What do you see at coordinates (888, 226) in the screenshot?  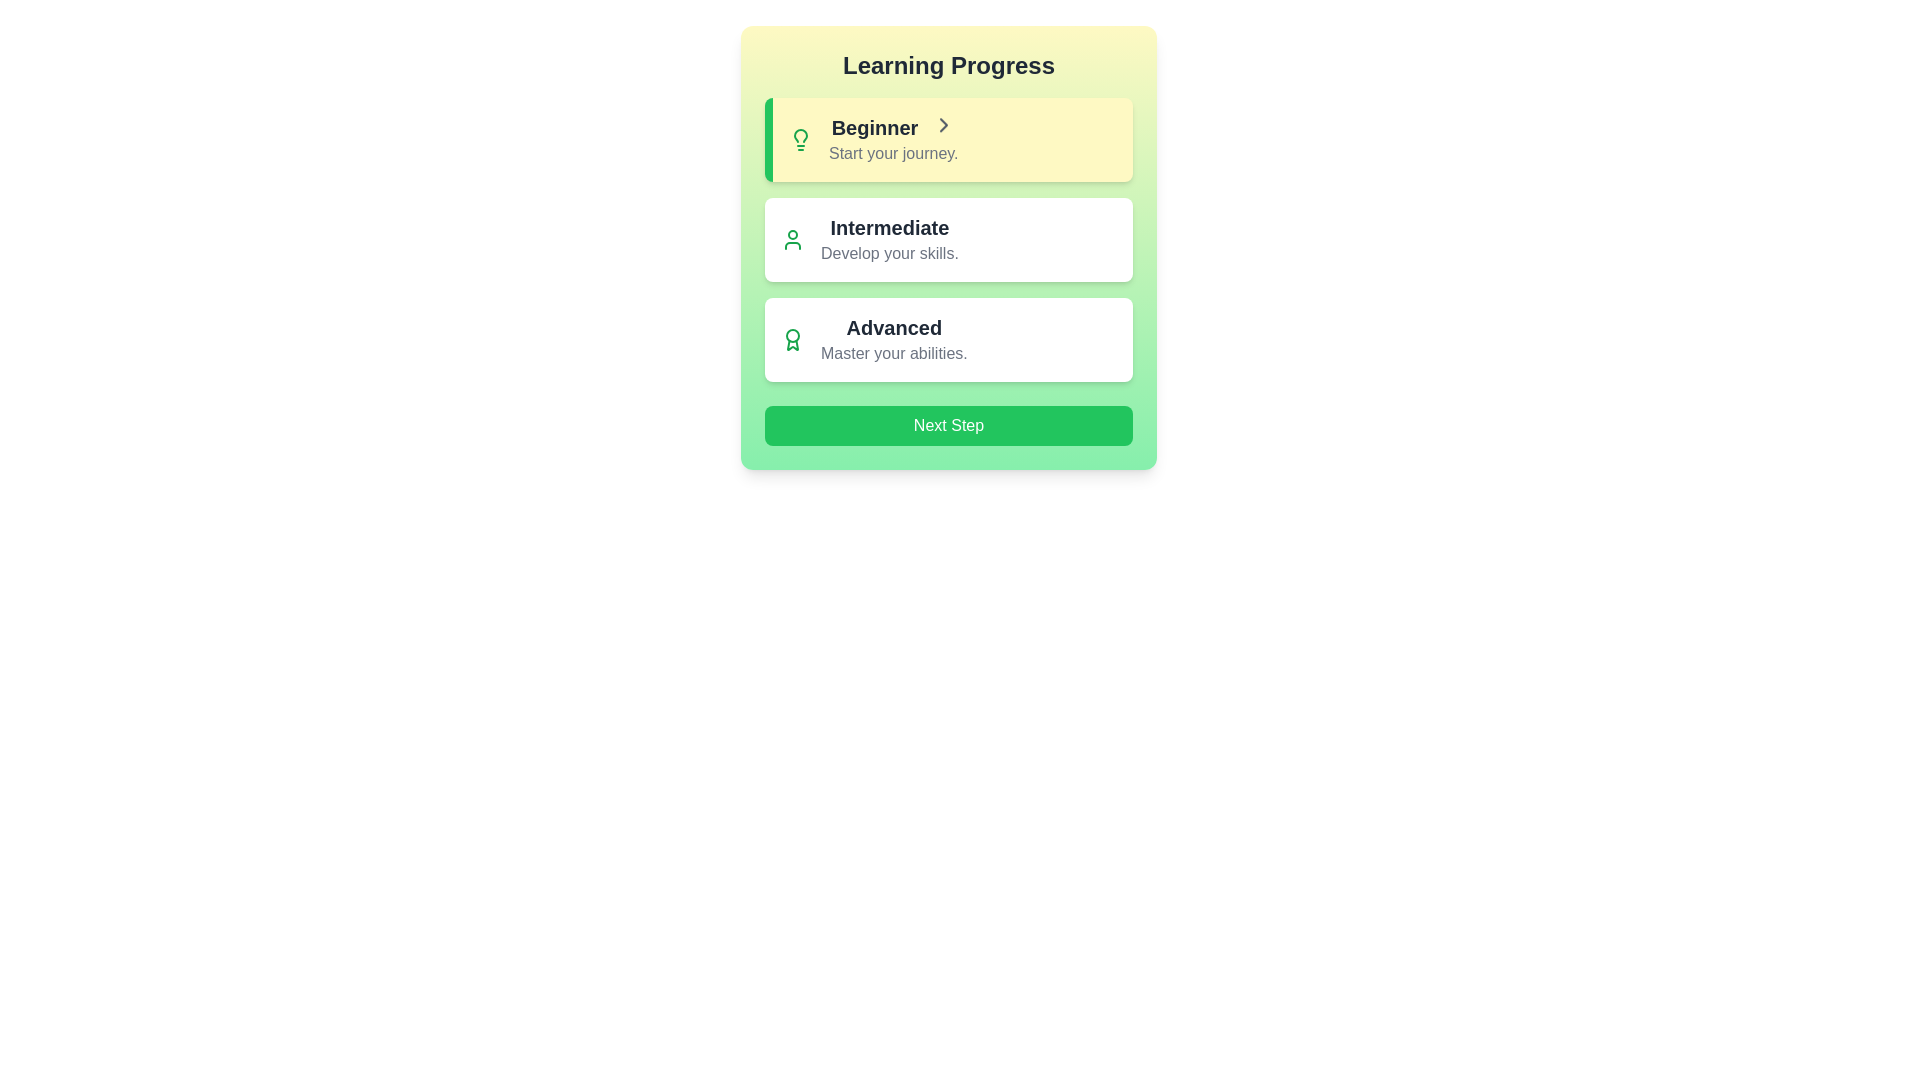 I see `the bold text label reading 'Intermediate' which is styled in dark gray and is prominently displayed as the main heading in the Learning Progress interface` at bounding box center [888, 226].